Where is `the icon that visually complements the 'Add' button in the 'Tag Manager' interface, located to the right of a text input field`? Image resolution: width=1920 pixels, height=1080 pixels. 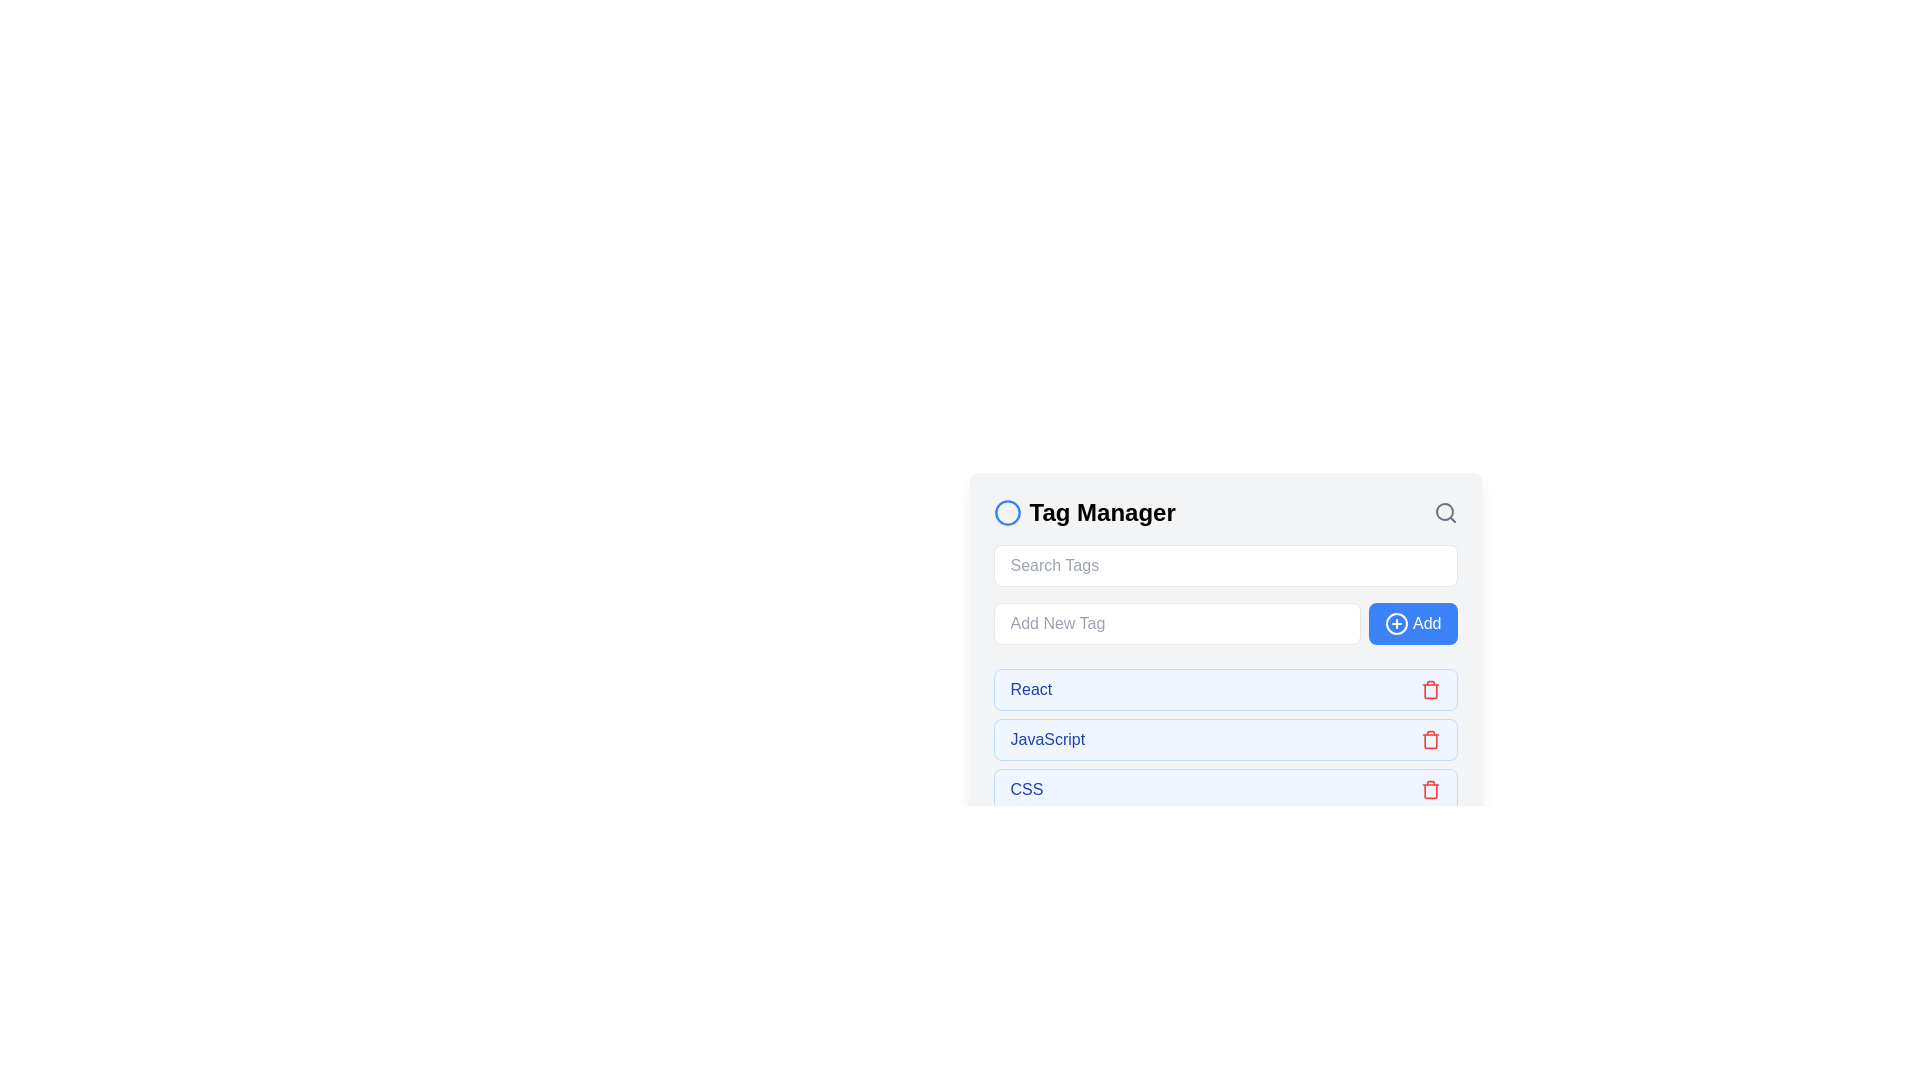
the icon that visually complements the 'Add' button in the 'Tag Manager' interface, located to the right of a text input field is located at coordinates (1395, 623).